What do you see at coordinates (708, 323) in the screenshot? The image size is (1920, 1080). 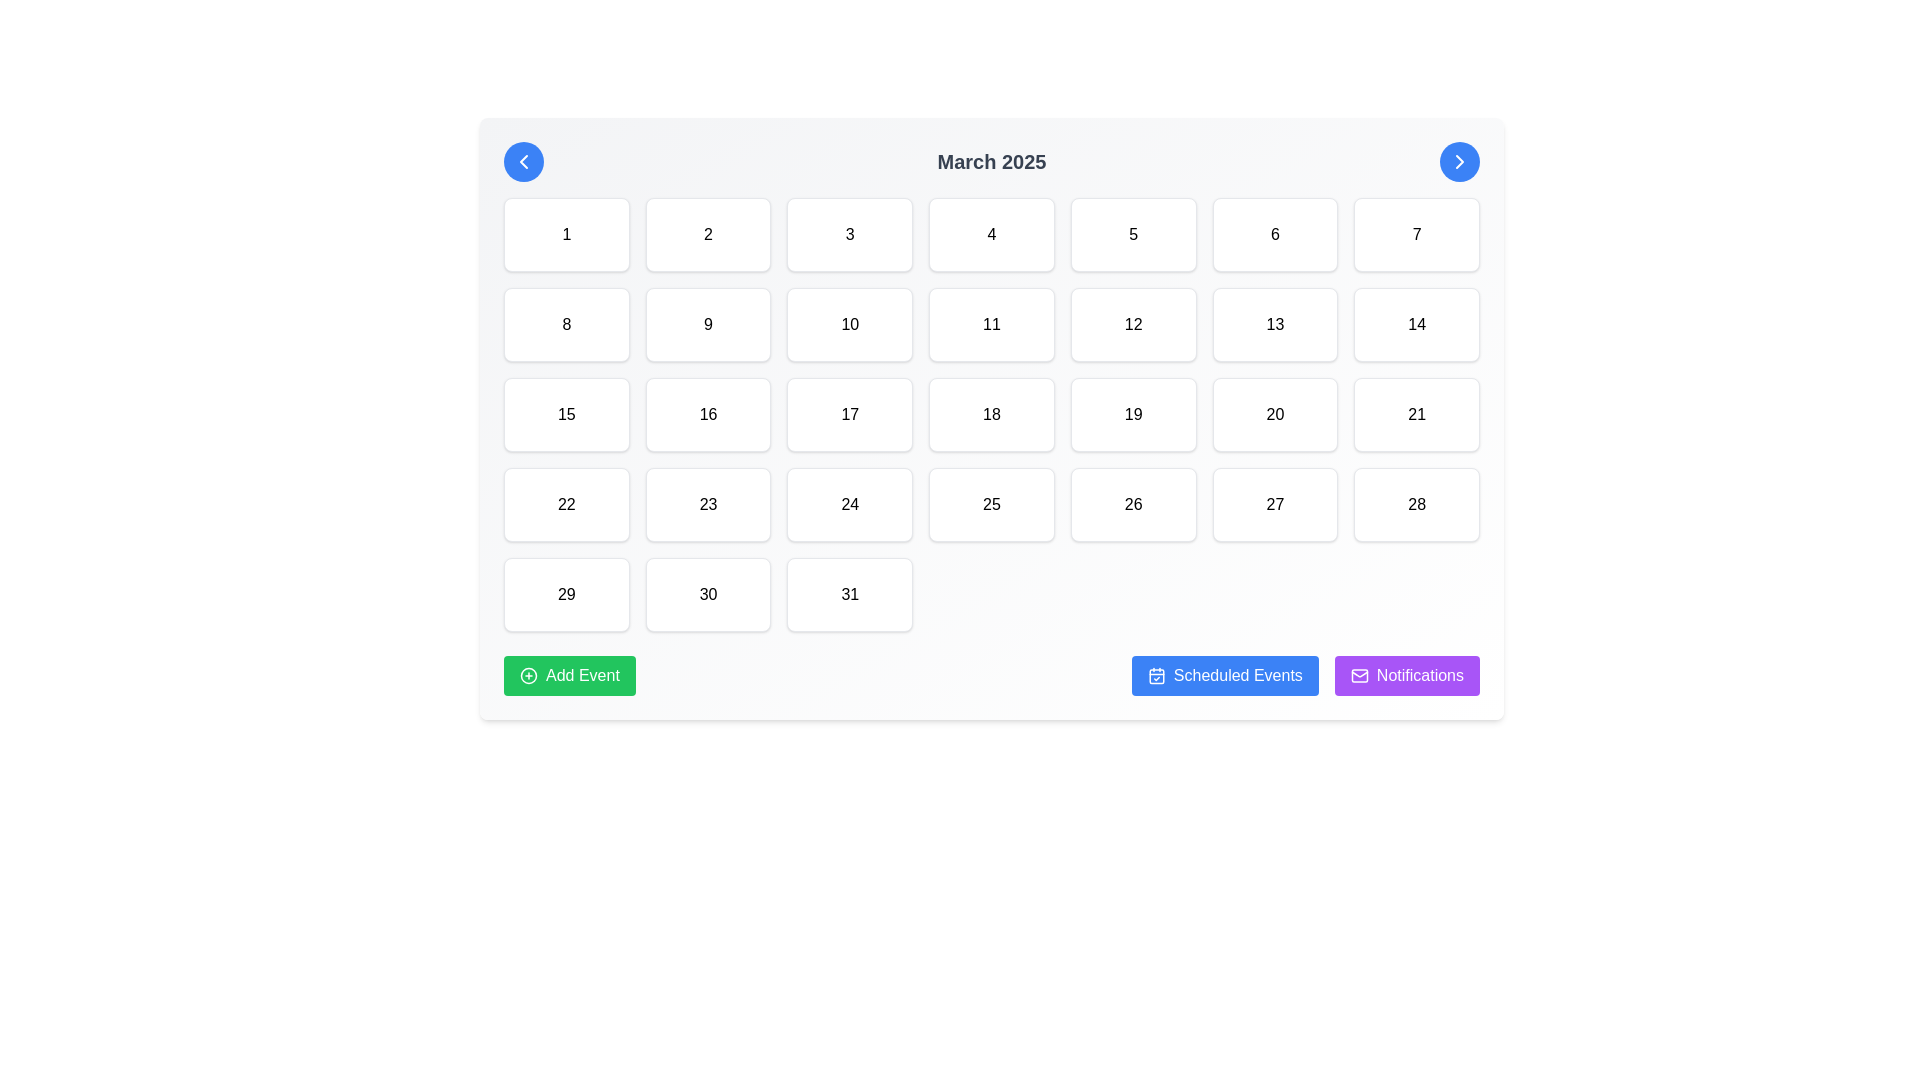 I see `the calendar date box displaying the numeral '9', which is styled with a white background and black numeral, located in the second row, second column of the March 2025 grid` at bounding box center [708, 323].